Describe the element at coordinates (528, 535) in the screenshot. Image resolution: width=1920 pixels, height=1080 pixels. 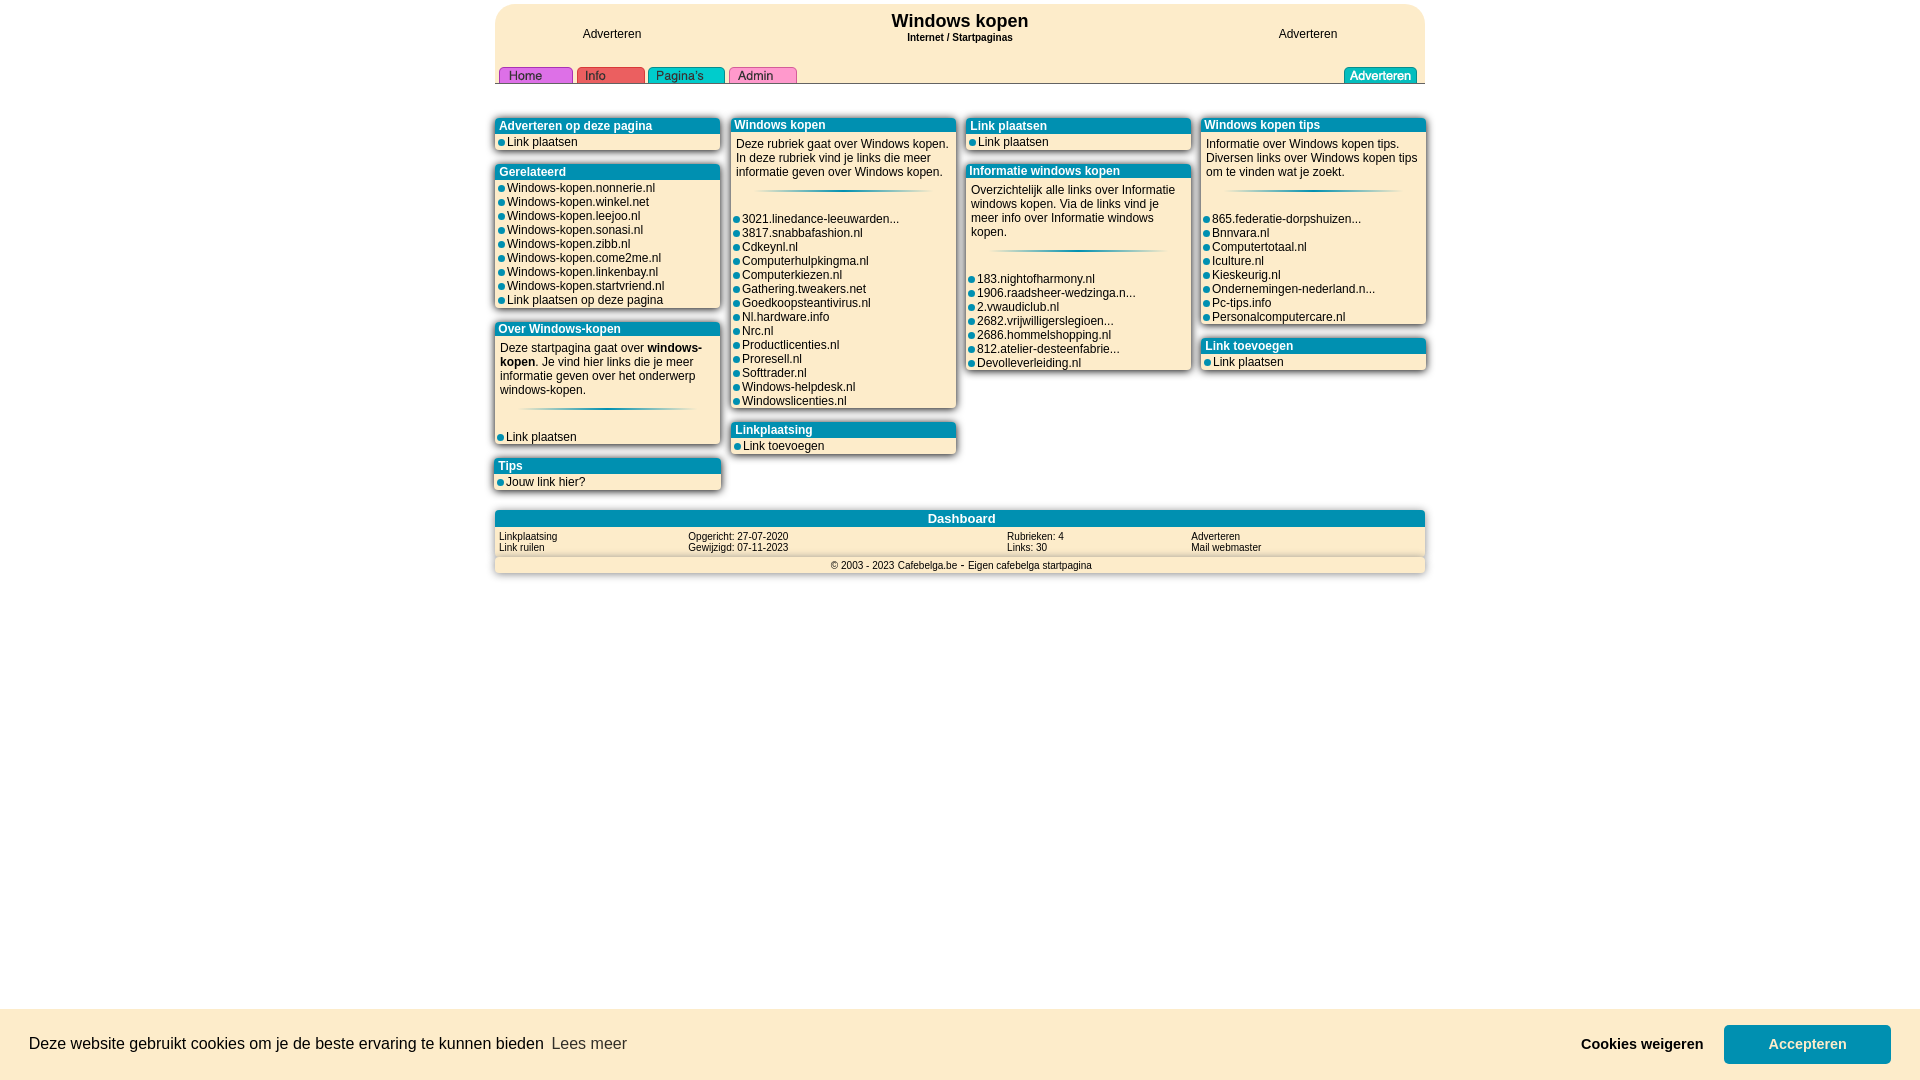
I see `'Linkplaatsing'` at that location.